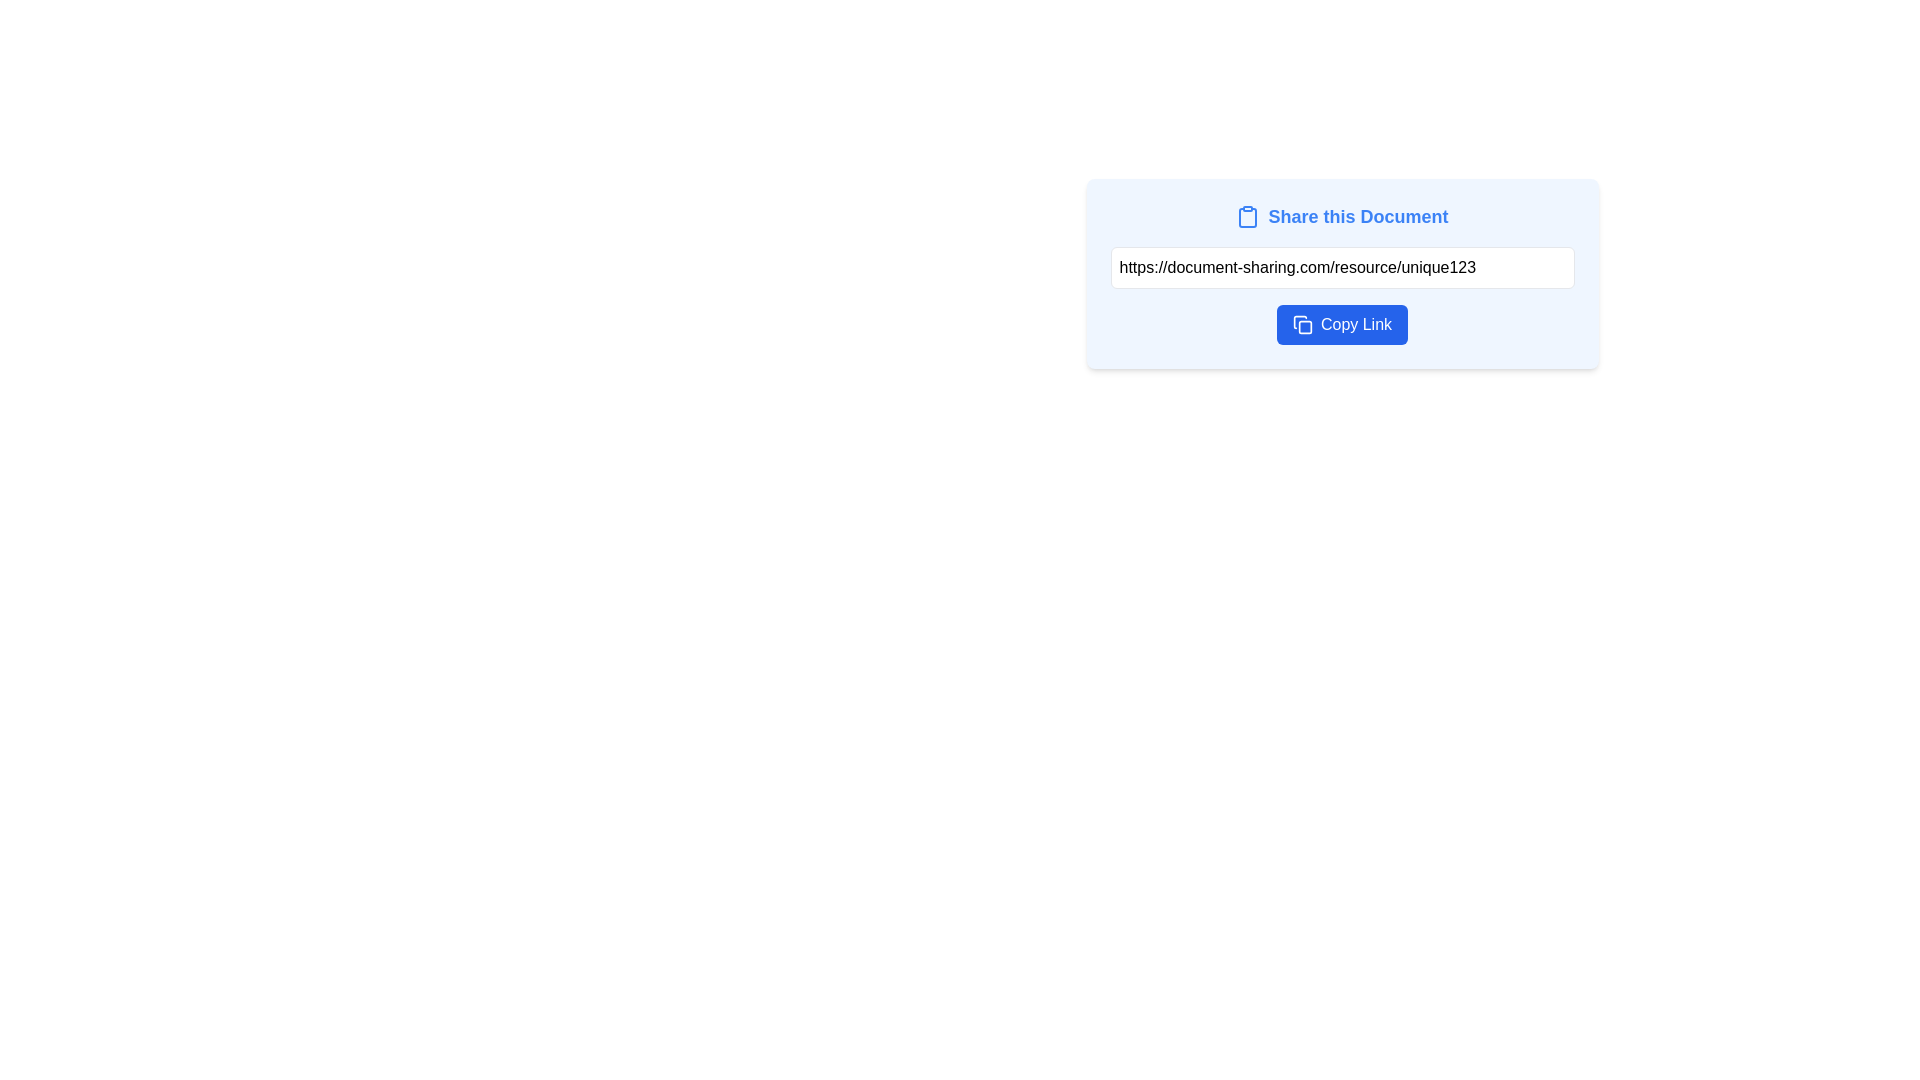 The width and height of the screenshot is (1920, 1080). Describe the element at coordinates (1247, 216) in the screenshot. I see `the clipboard icon to trigger the associated copy or share functionality for the document` at that location.